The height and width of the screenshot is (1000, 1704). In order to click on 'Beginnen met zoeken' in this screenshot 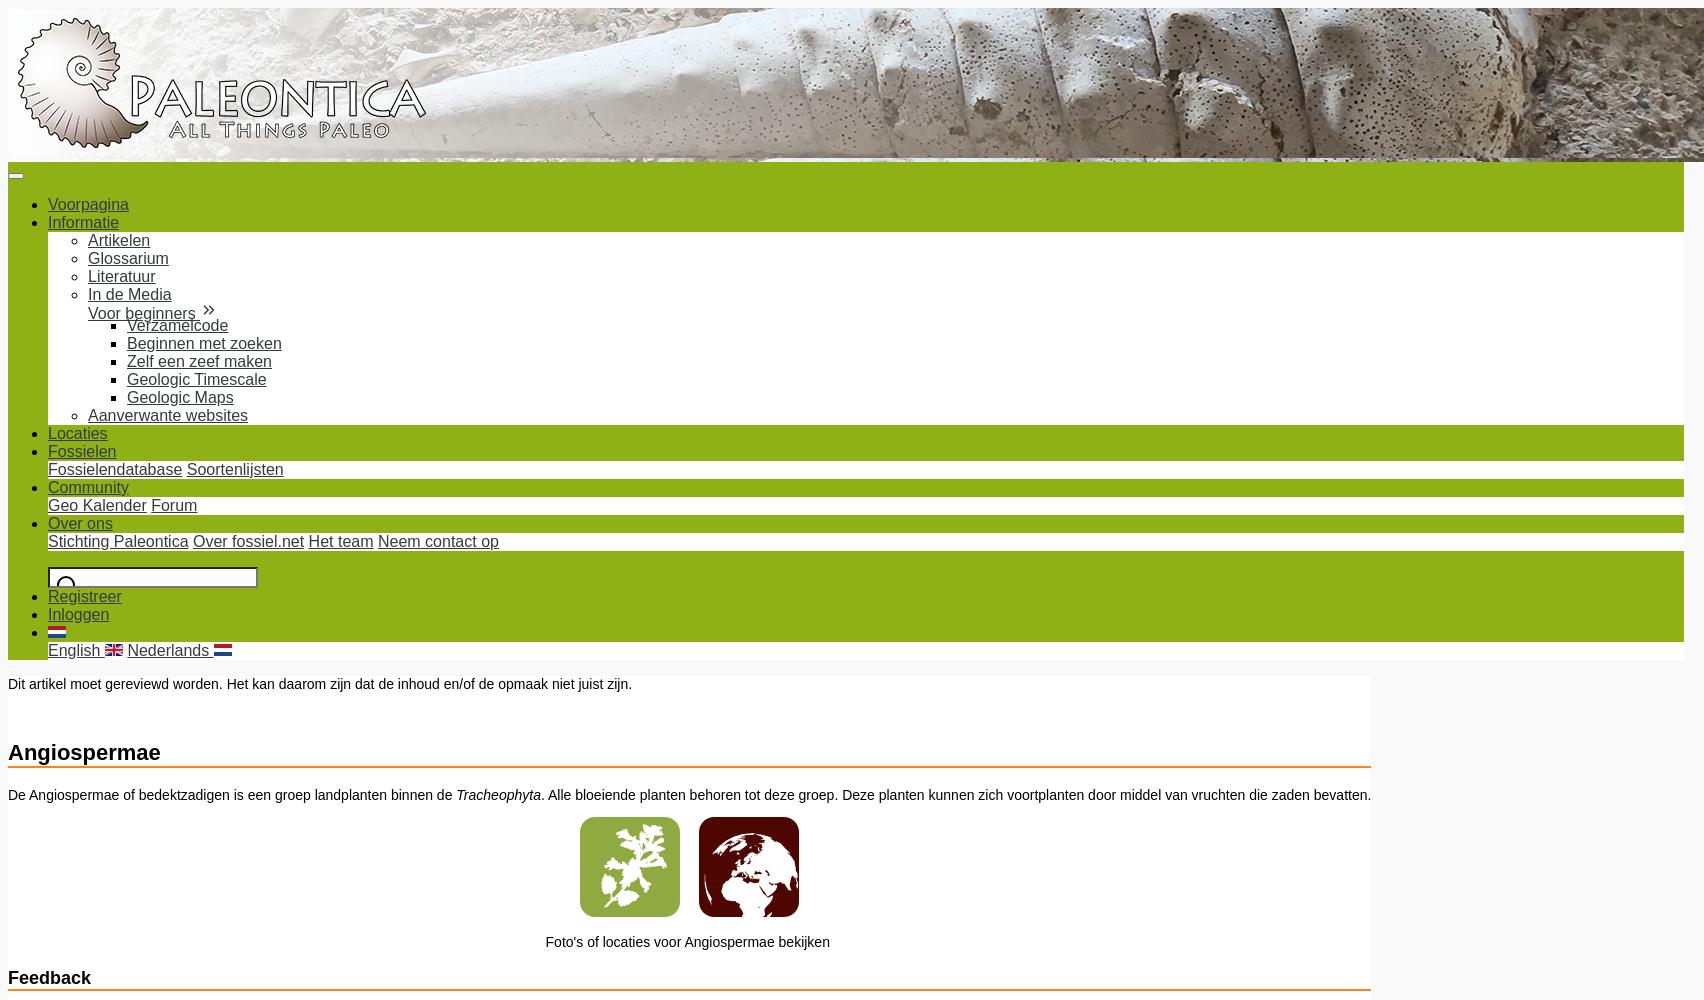, I will do `click(203, 342)`.